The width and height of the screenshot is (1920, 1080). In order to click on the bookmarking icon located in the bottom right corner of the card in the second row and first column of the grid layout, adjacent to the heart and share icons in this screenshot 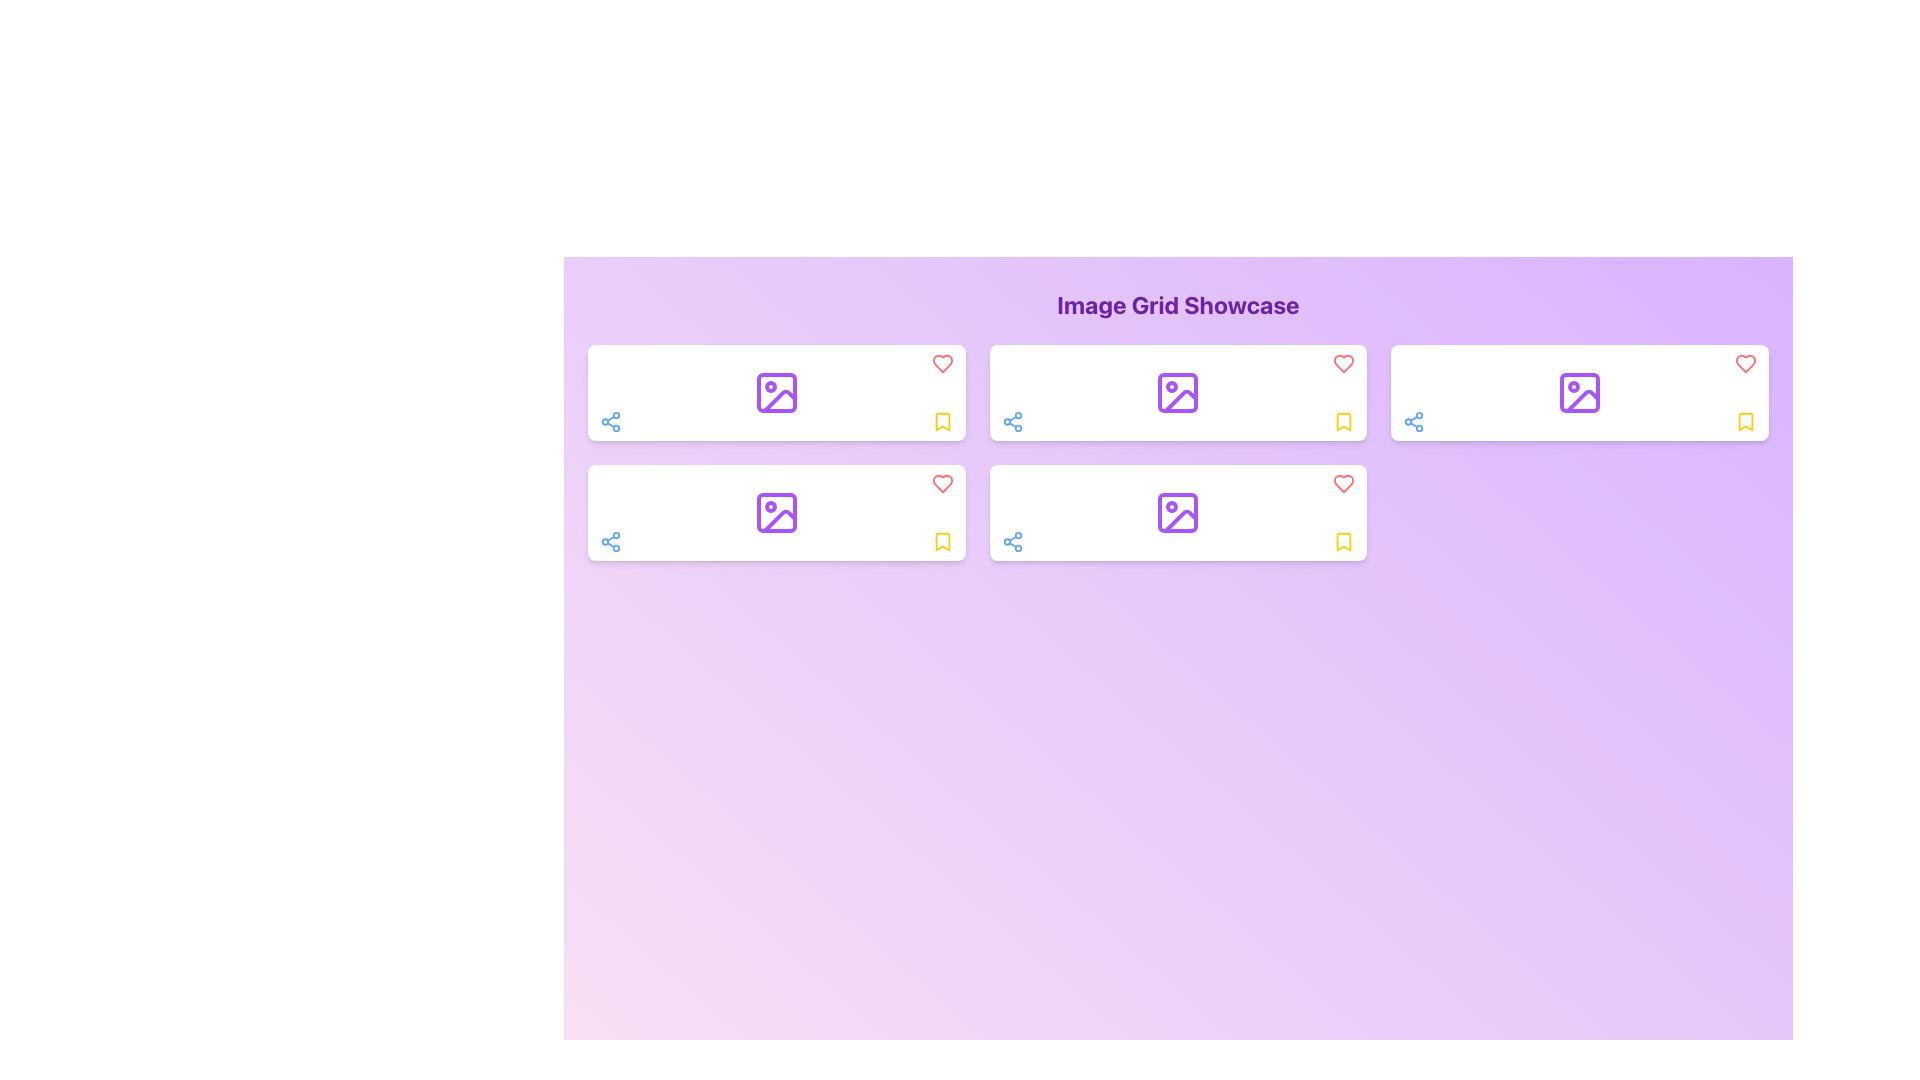, I will do `click(941, 420)`.